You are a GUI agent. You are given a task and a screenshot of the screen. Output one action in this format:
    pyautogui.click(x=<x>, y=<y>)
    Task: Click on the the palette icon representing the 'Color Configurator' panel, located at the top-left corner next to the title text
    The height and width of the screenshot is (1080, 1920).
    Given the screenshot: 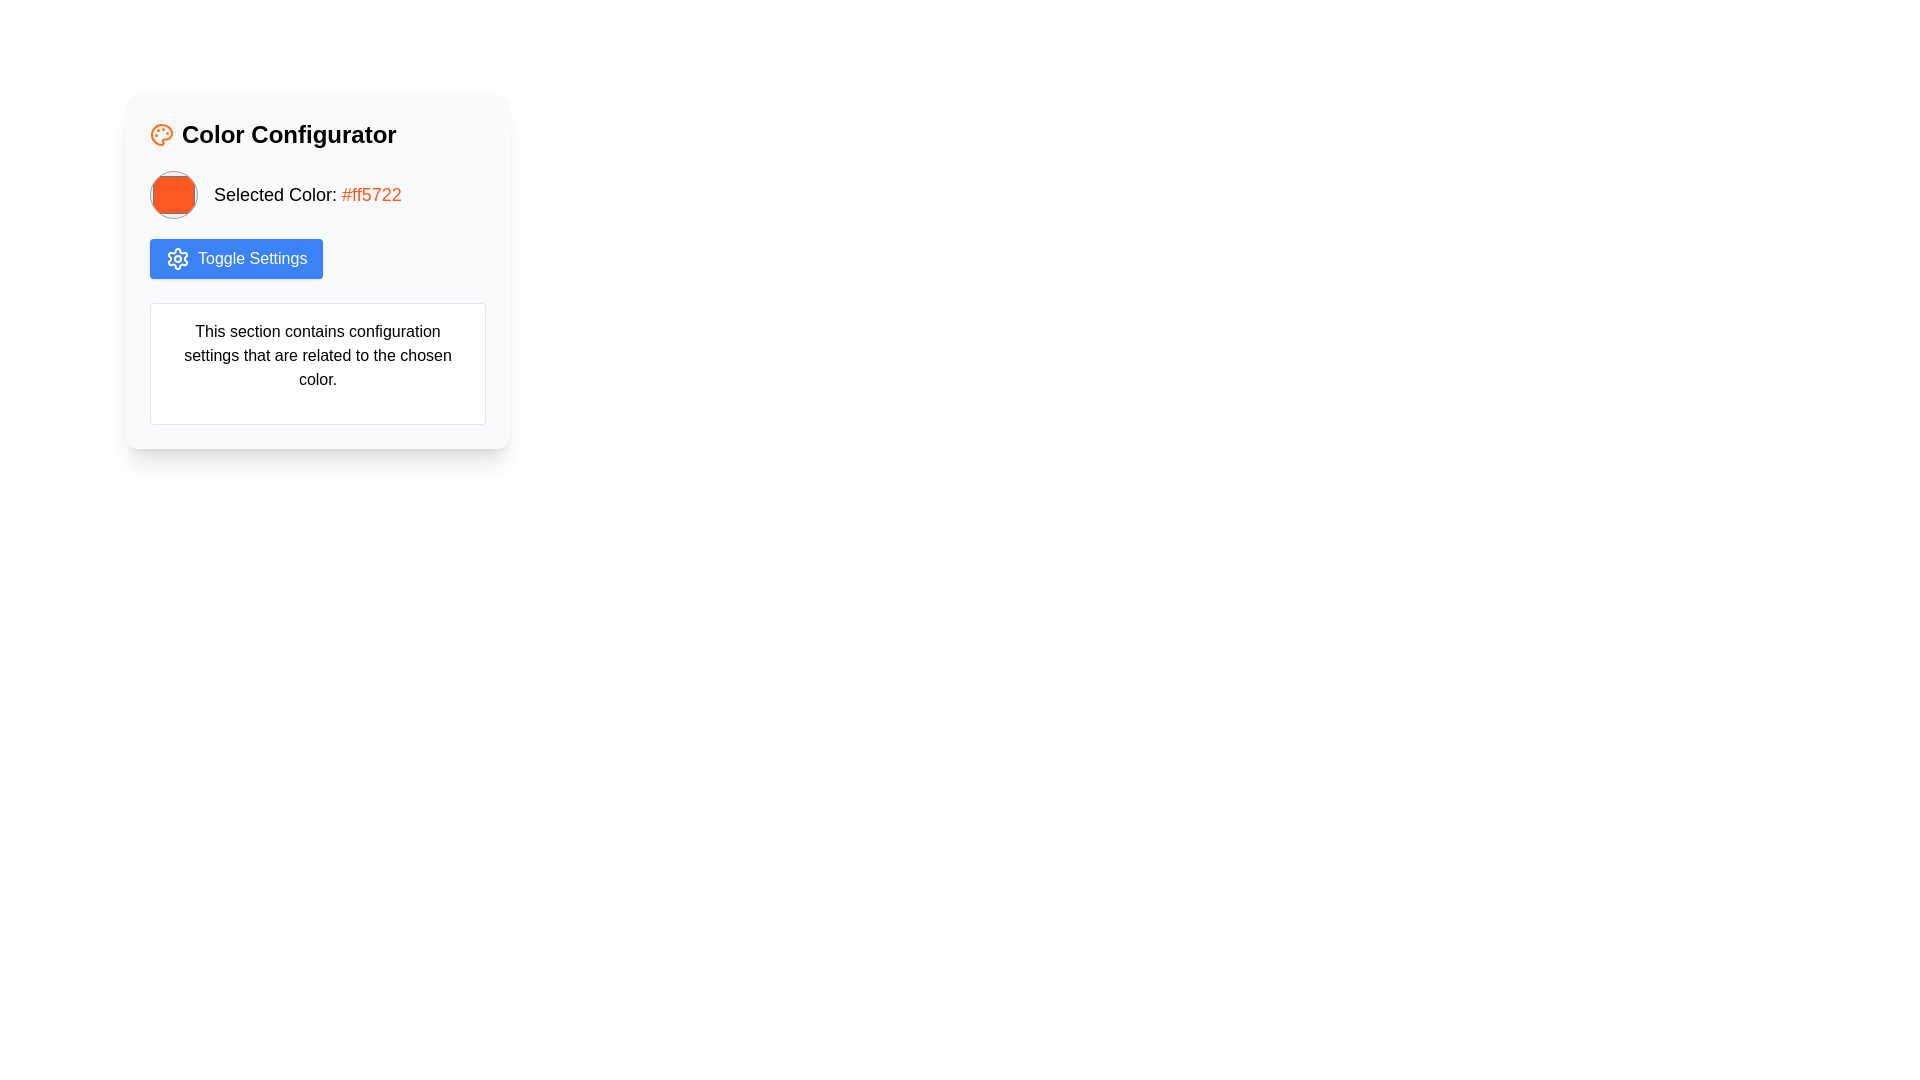 What is the action you would take?
    pyautogui.click(x=162, y=135)
    